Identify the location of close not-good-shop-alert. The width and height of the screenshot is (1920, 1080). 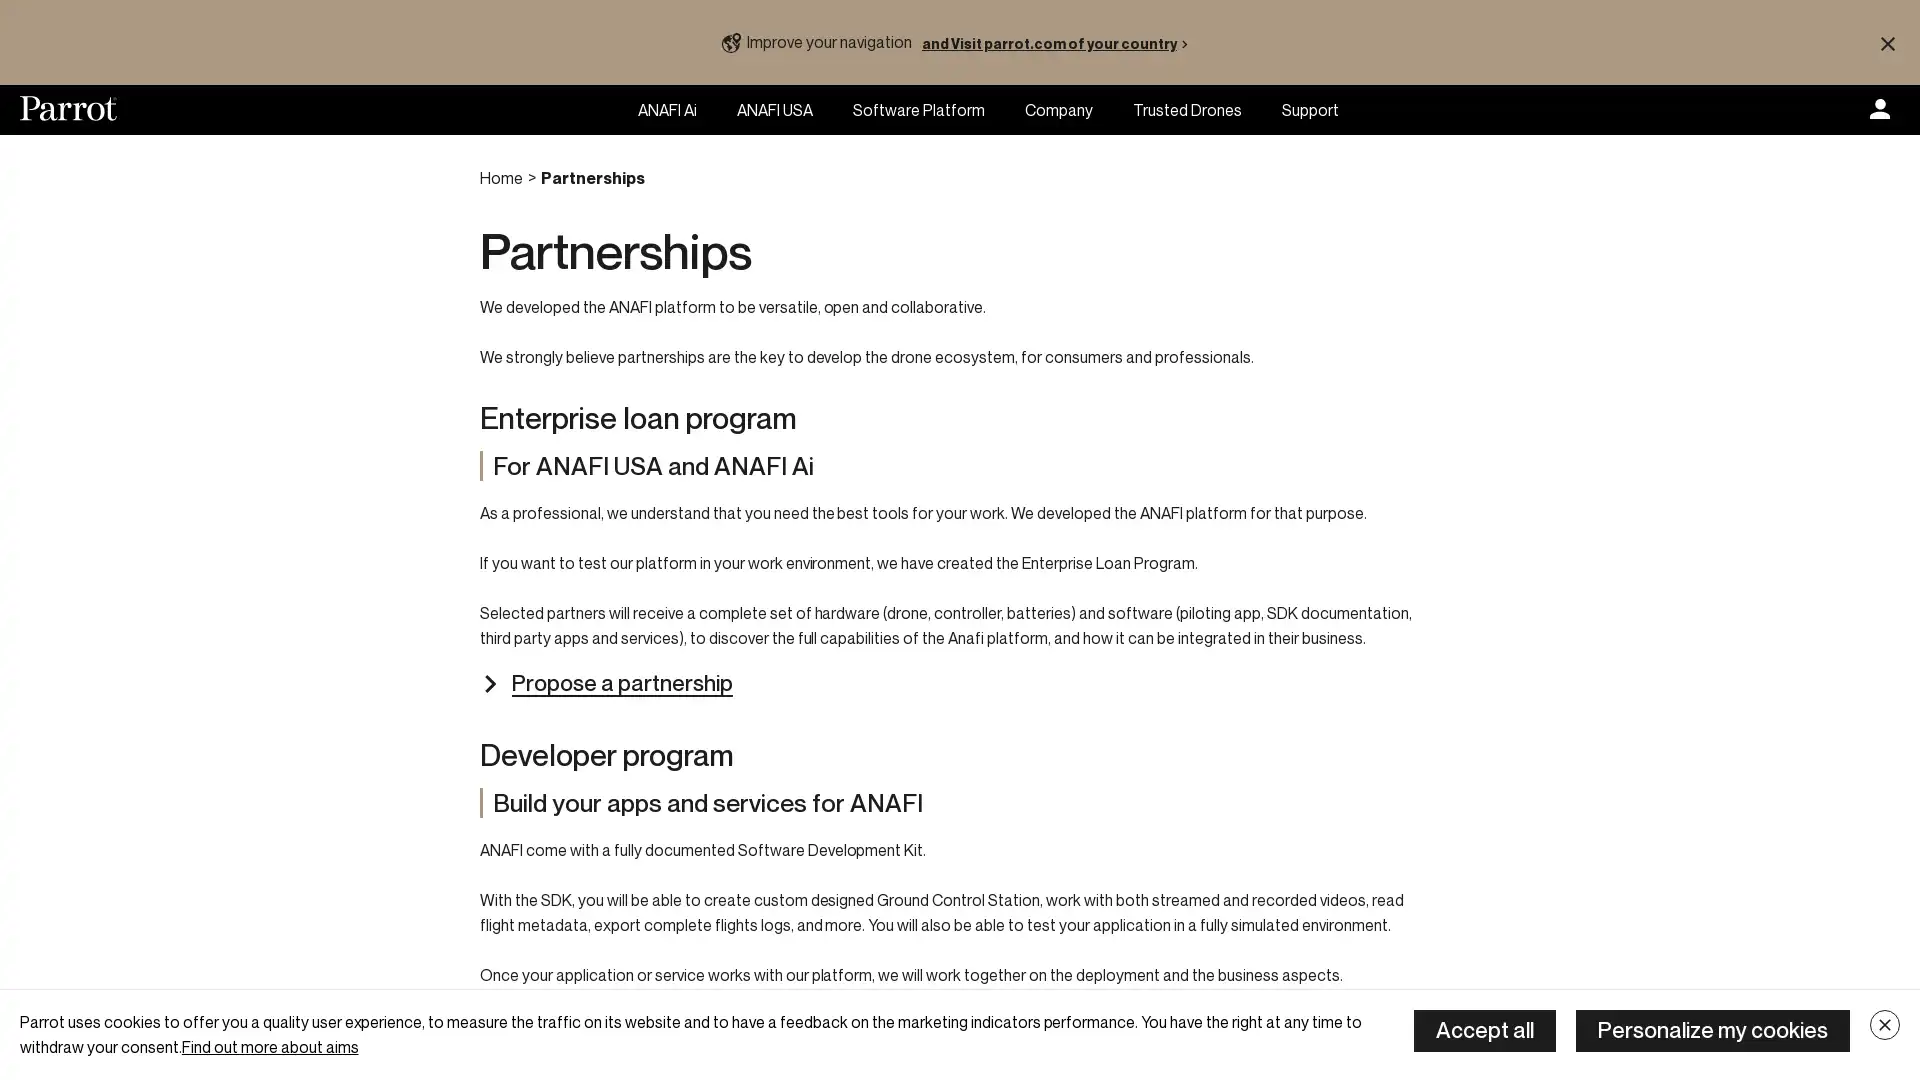
(1886, 42).